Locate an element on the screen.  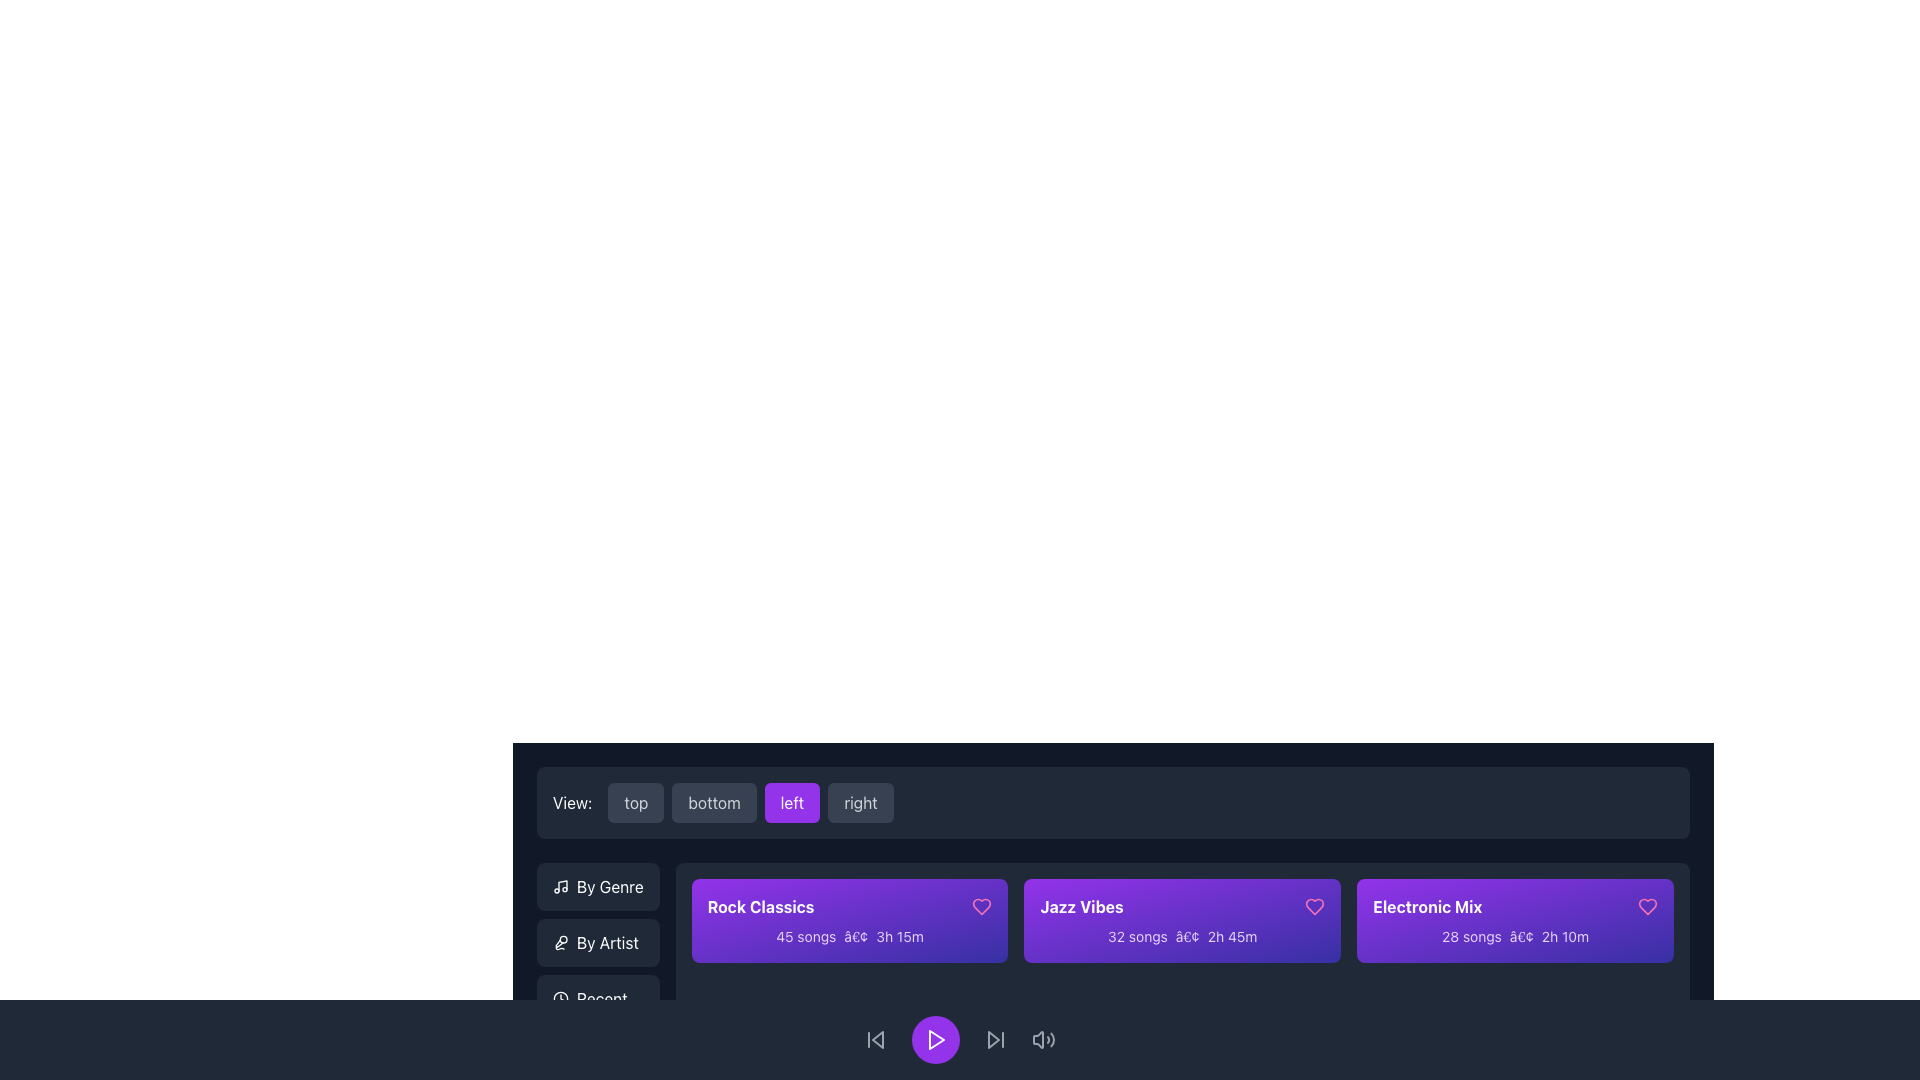
the 'By Genre' button, which is a labeled button featuring a musical note icon and white text on a dark background, located in the sidebar, second from the top is located at coordinates (597, 886).